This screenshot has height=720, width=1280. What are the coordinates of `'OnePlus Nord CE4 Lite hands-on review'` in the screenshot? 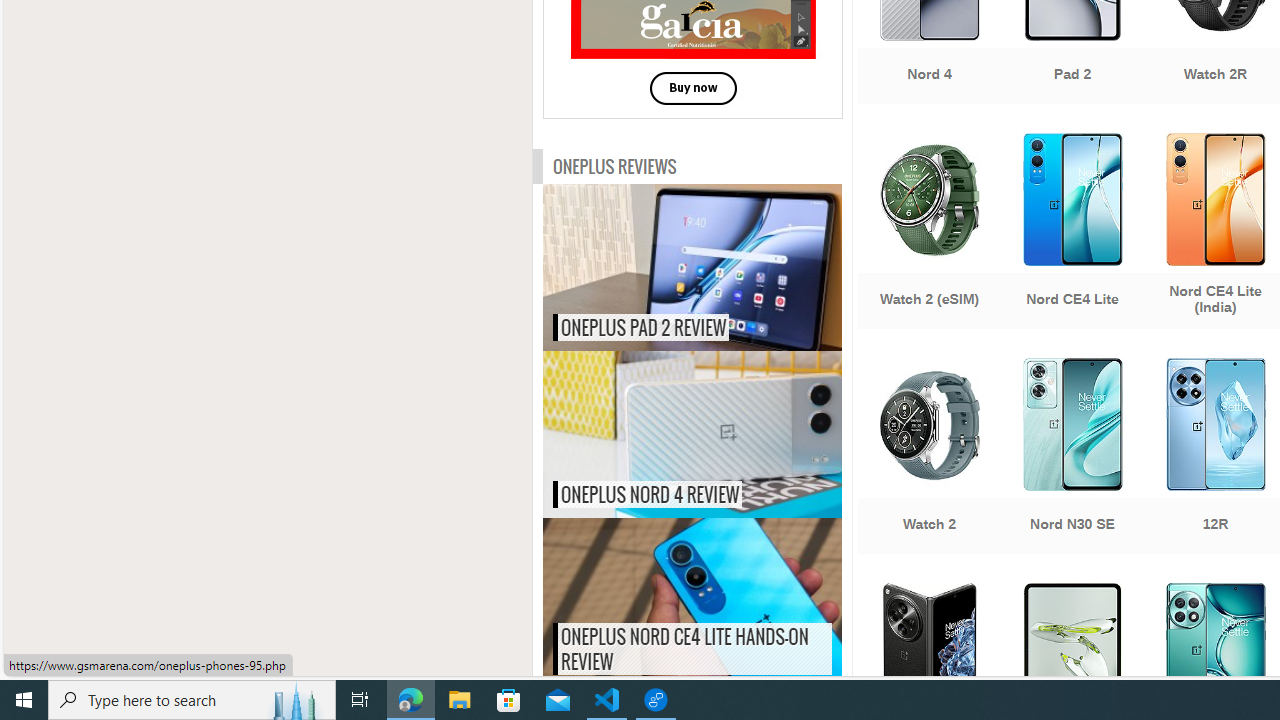 It's located at (733, 600).